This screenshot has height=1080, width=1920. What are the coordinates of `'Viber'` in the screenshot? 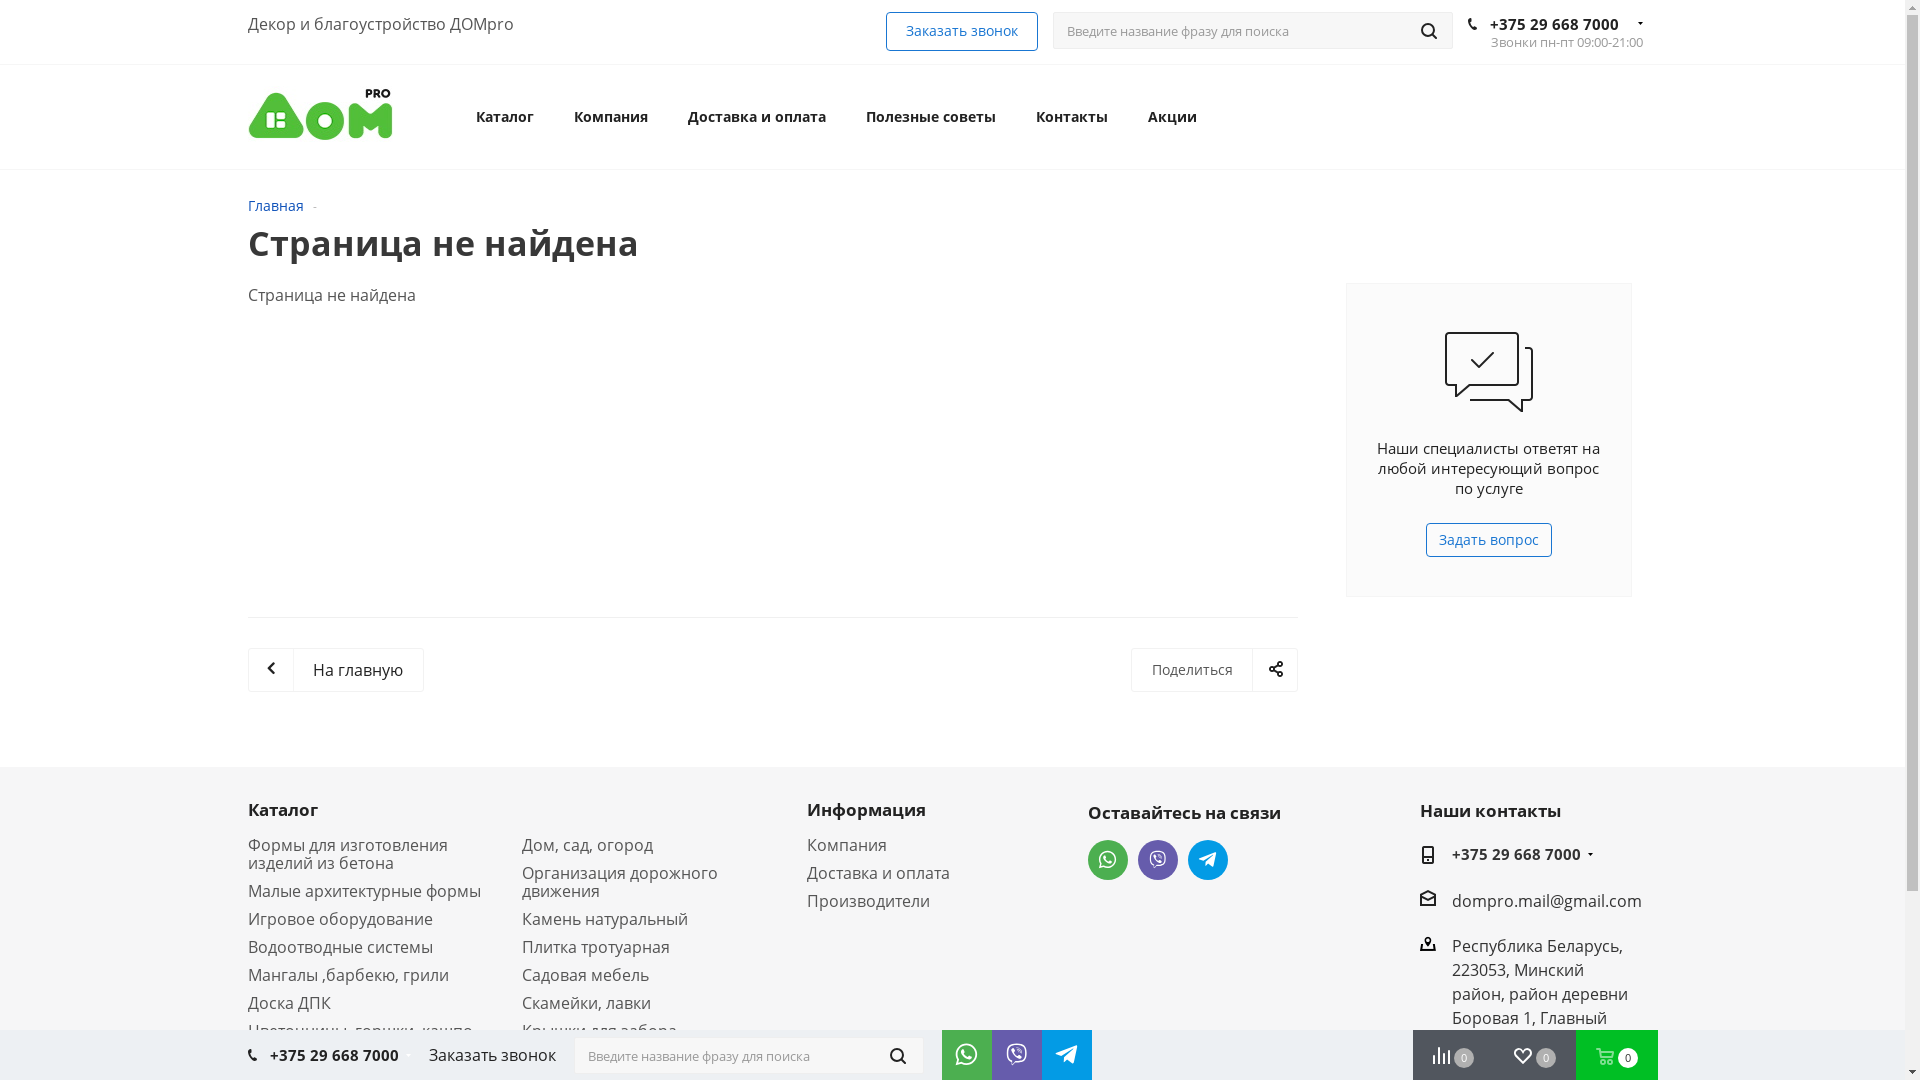 It's located at (1157, 859).